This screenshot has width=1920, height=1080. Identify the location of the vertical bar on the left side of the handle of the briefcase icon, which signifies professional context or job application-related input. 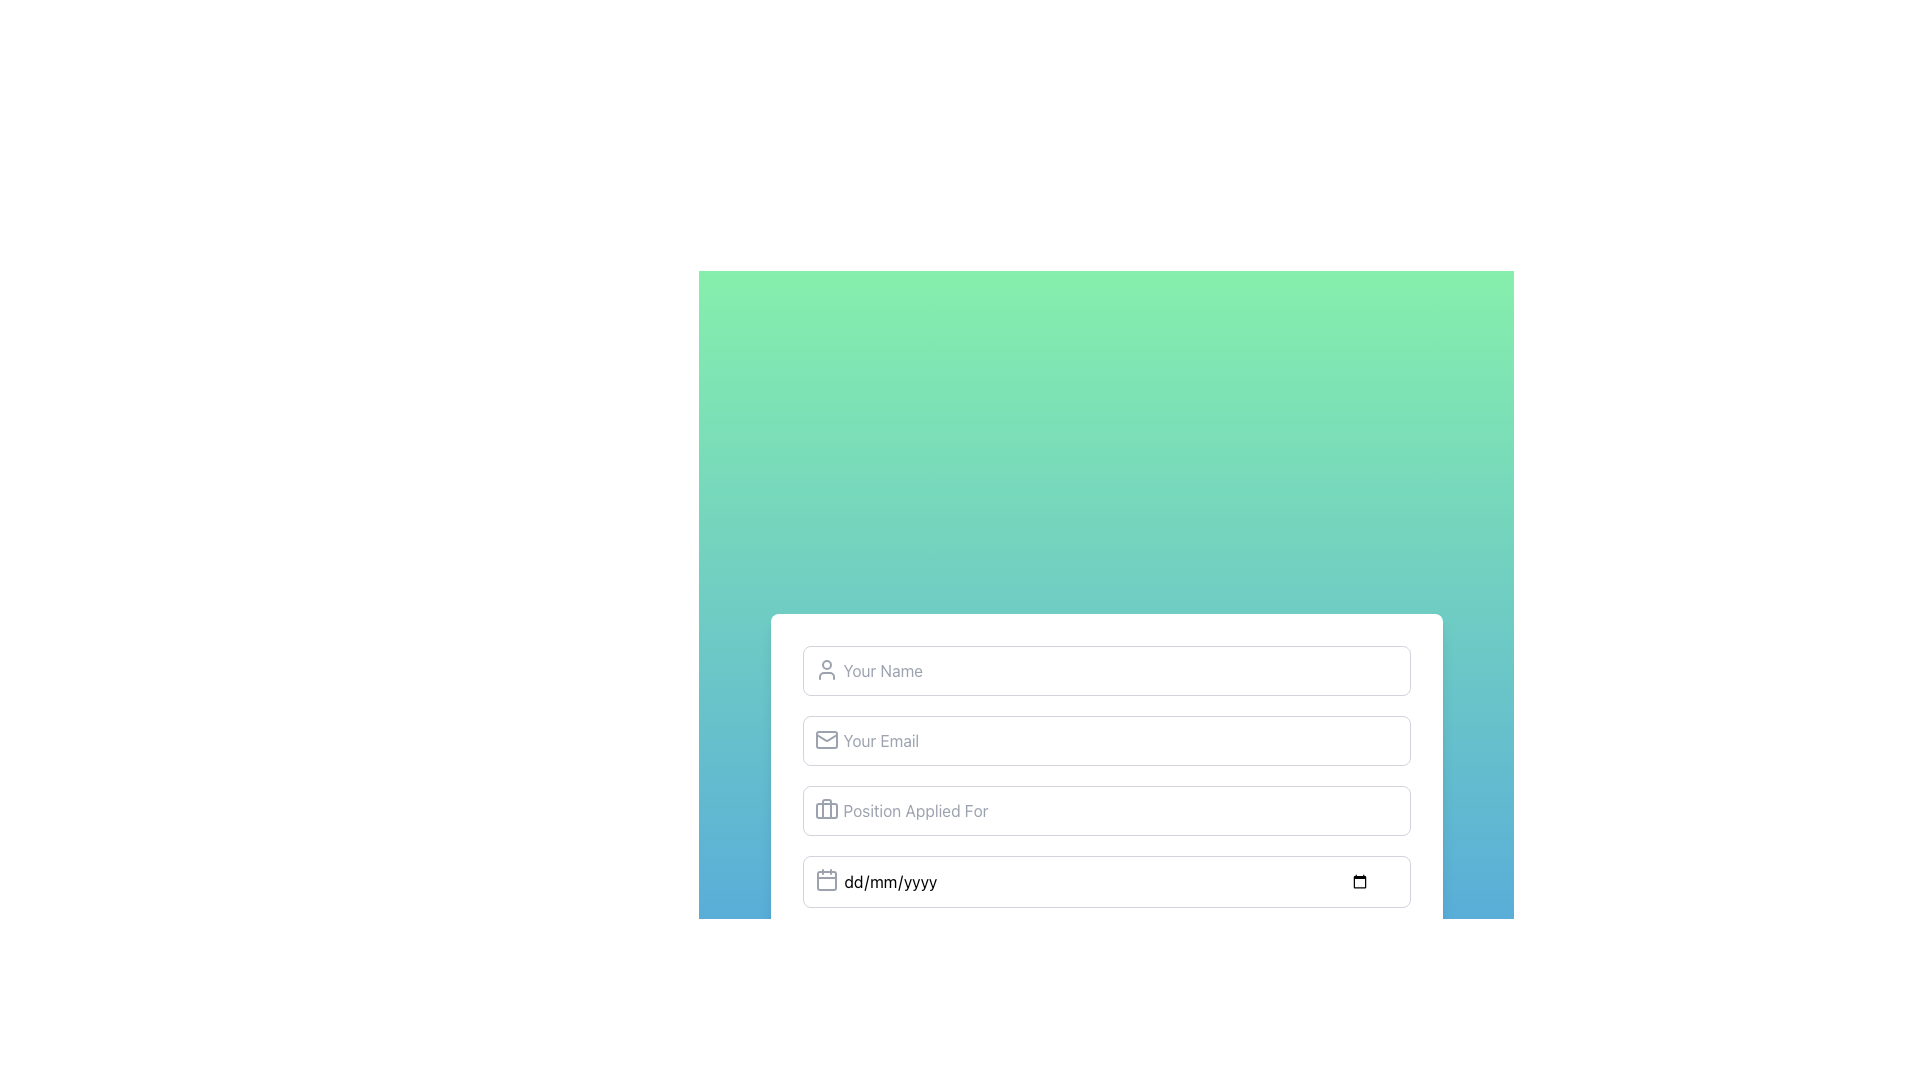
(826, 808).